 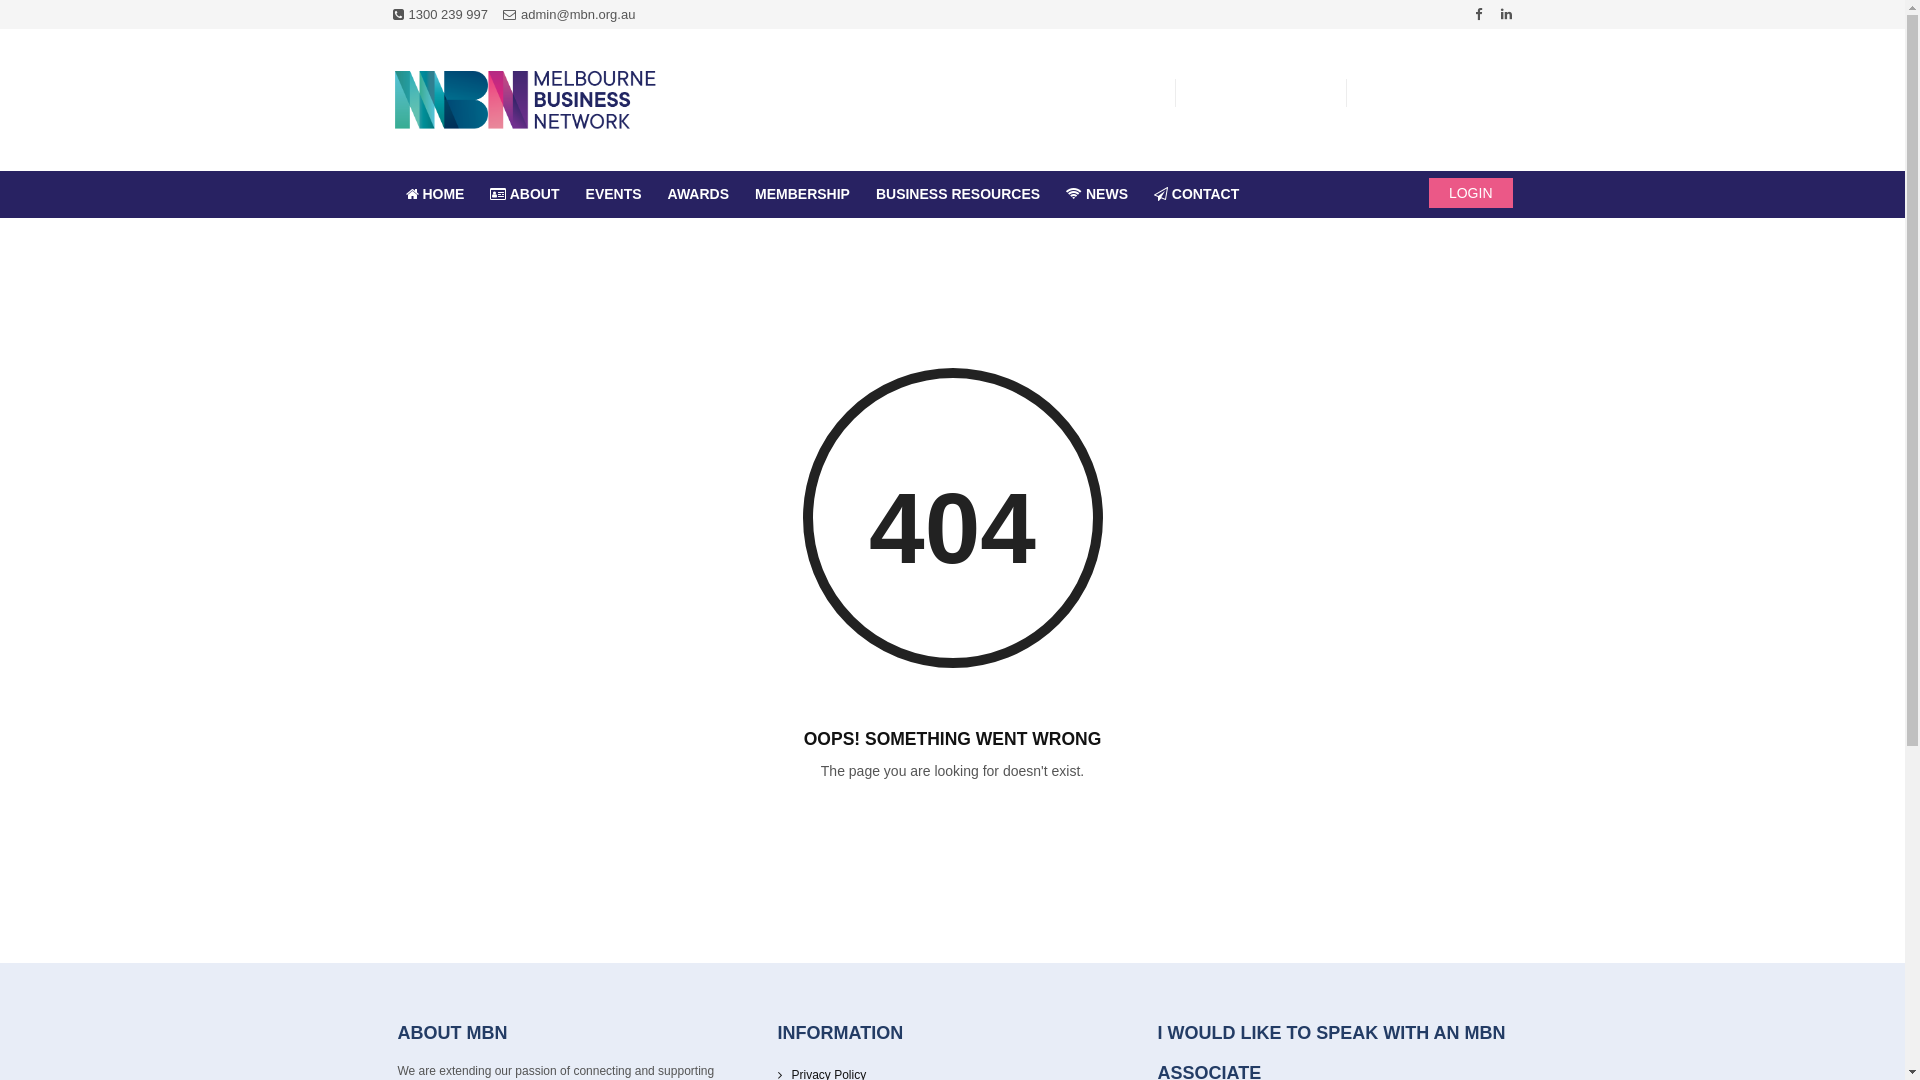 What do you see at coordinates (1478, 14) in the screenshot?
I see `'Facebook'` at bounding box center [1478, 14].